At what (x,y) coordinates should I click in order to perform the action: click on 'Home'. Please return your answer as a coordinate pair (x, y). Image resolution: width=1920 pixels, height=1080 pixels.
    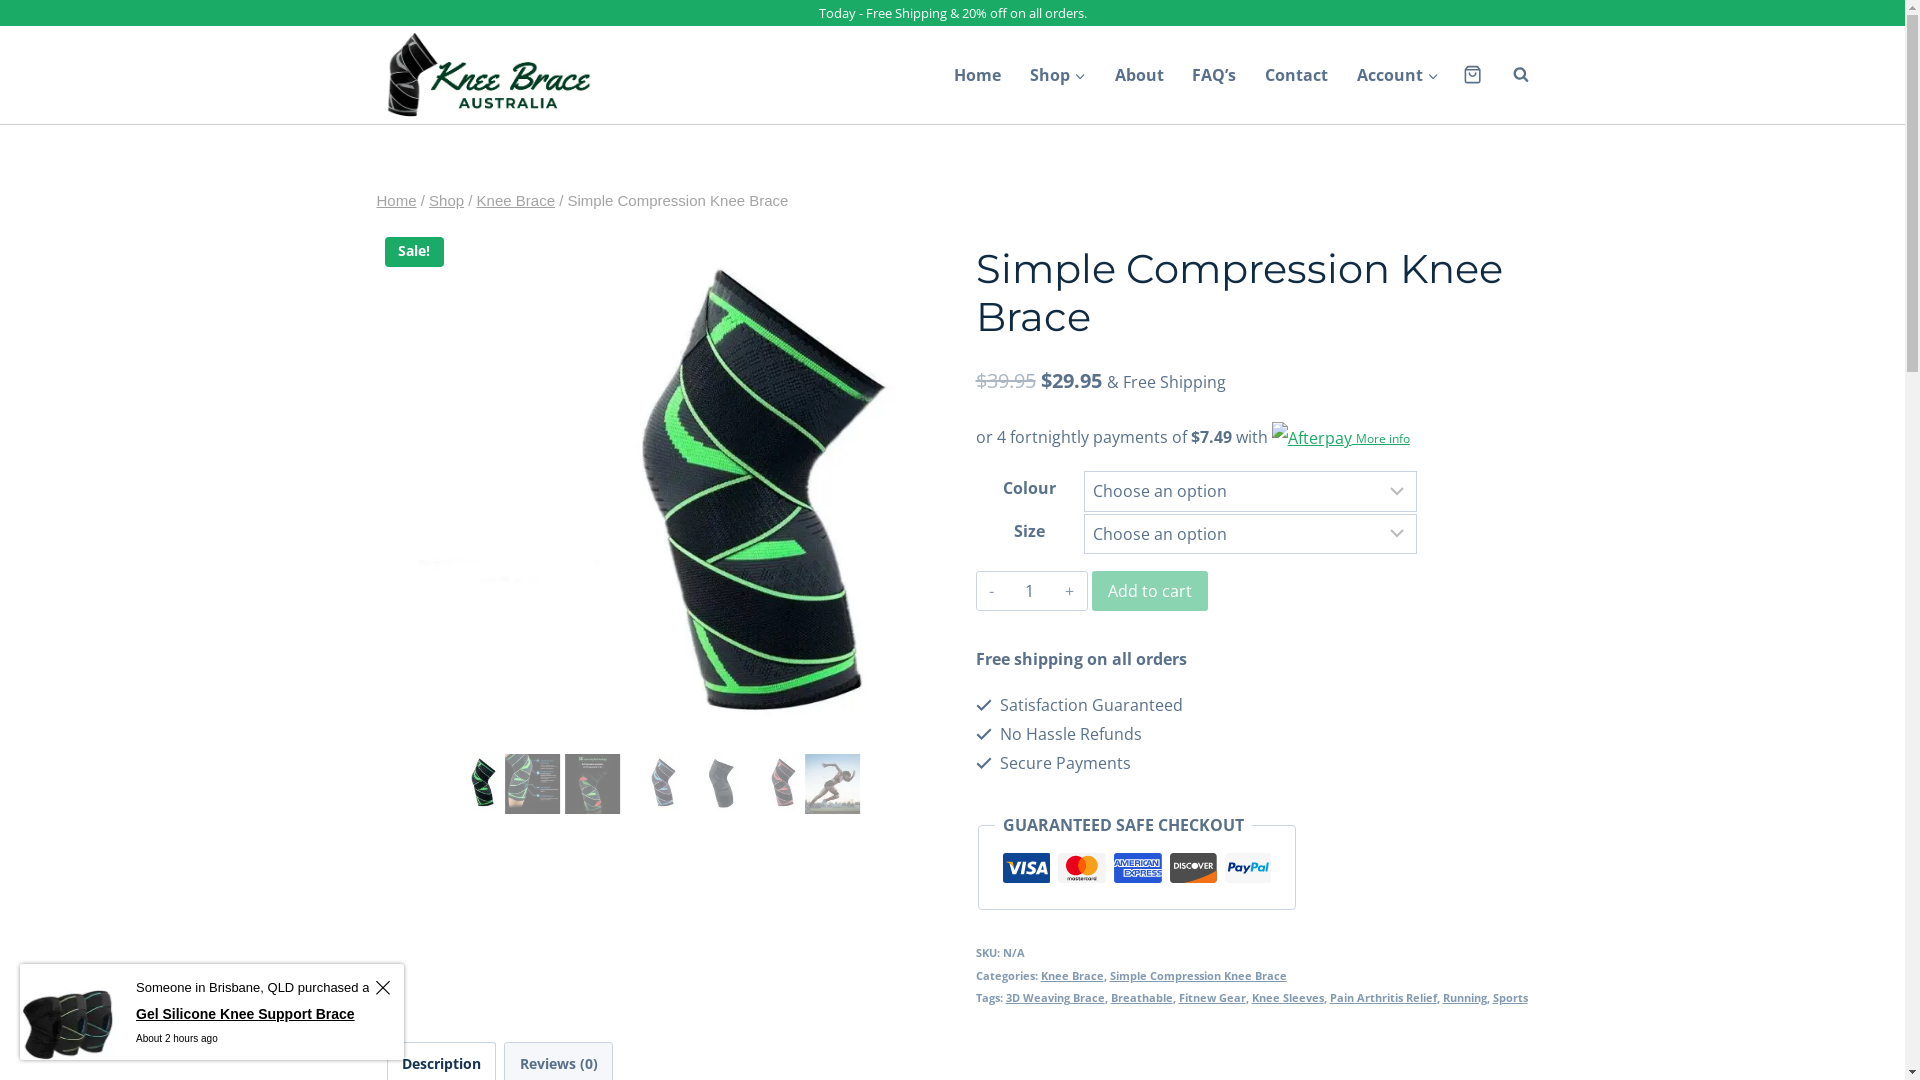
    Looking at the image, I should click on (978, 73).